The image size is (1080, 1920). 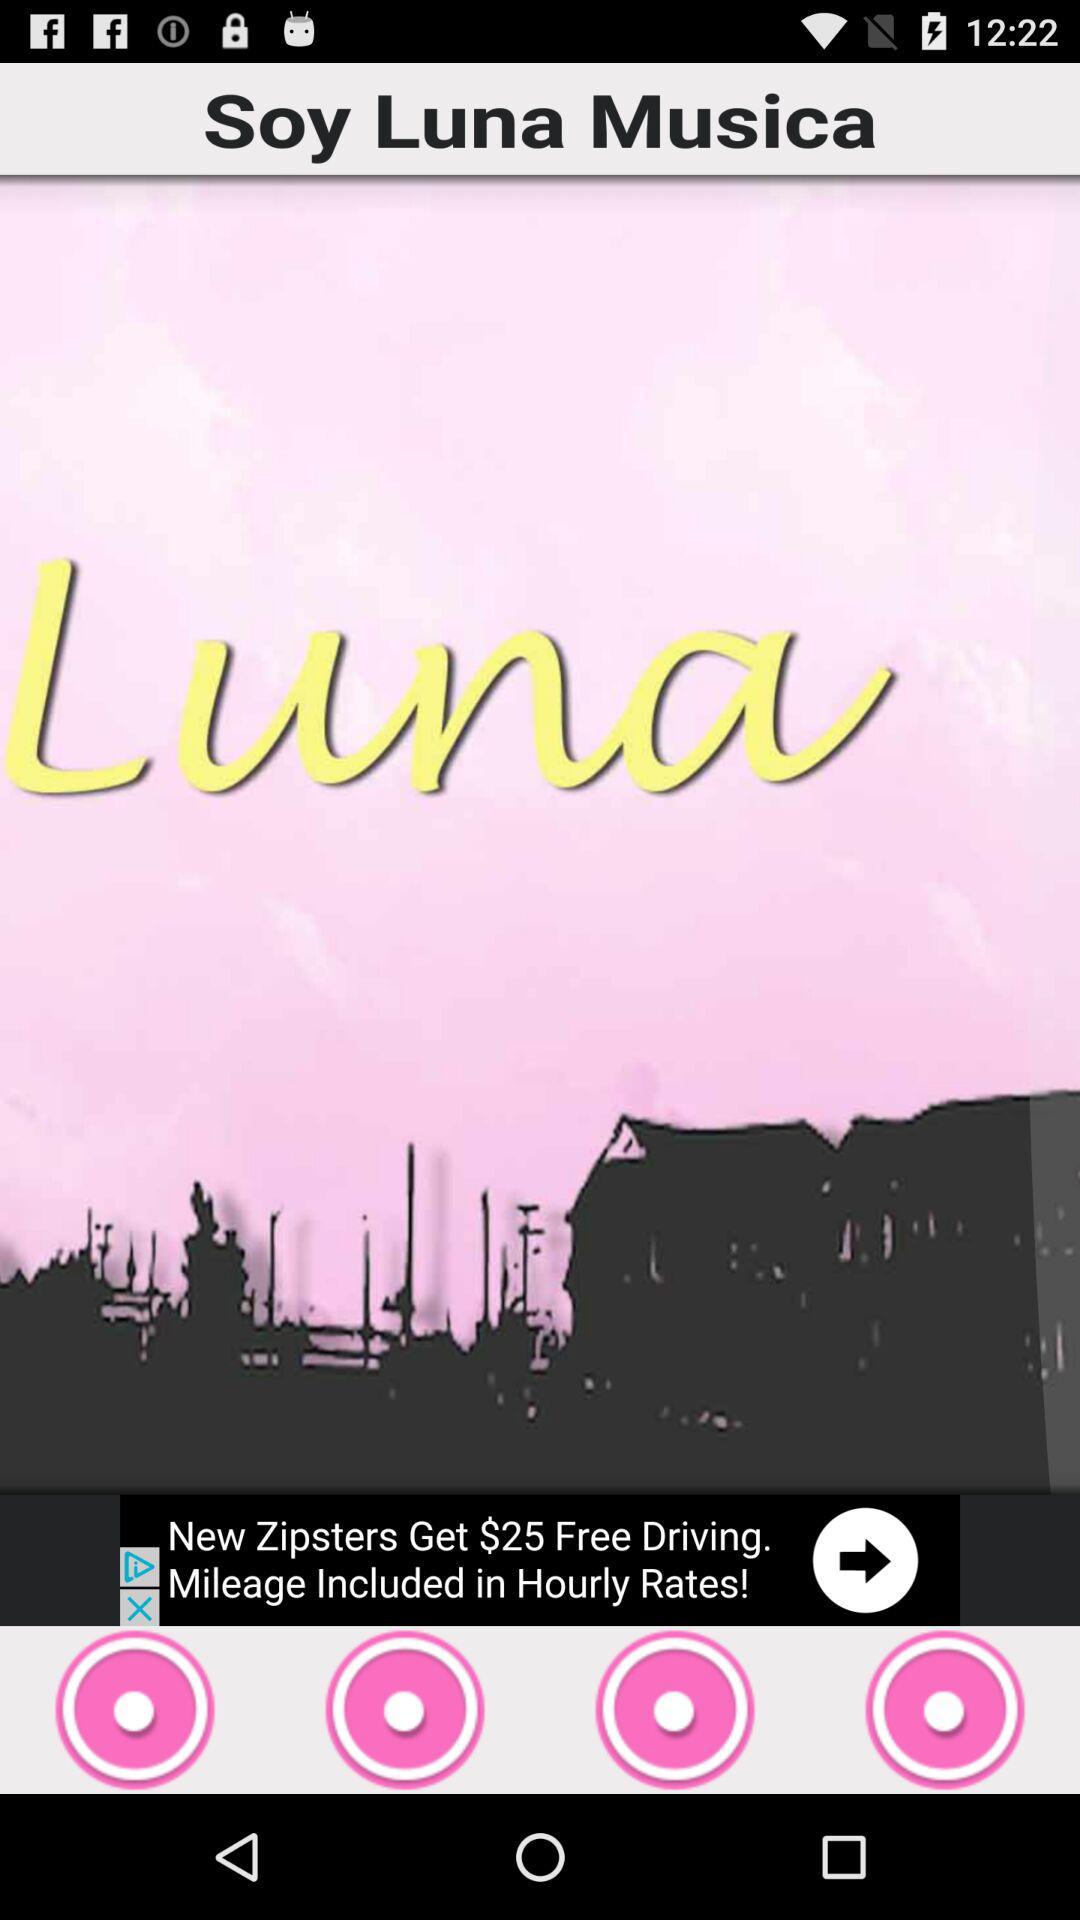 What do you see at coordinates (540, 1559) in the screenshot?
I see `click advertisement` at bounding box center [540, 1559].